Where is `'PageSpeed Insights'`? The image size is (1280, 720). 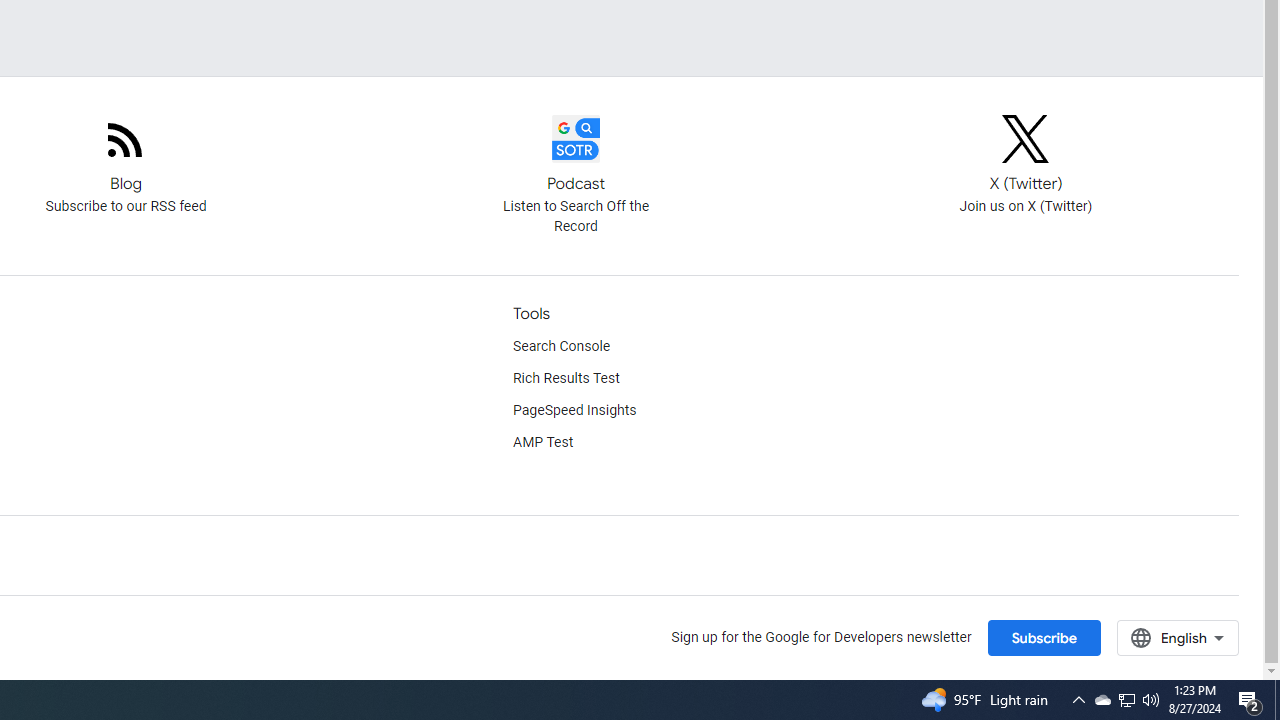 'PageSpeed Insights' is located at coordinates (574, 410).